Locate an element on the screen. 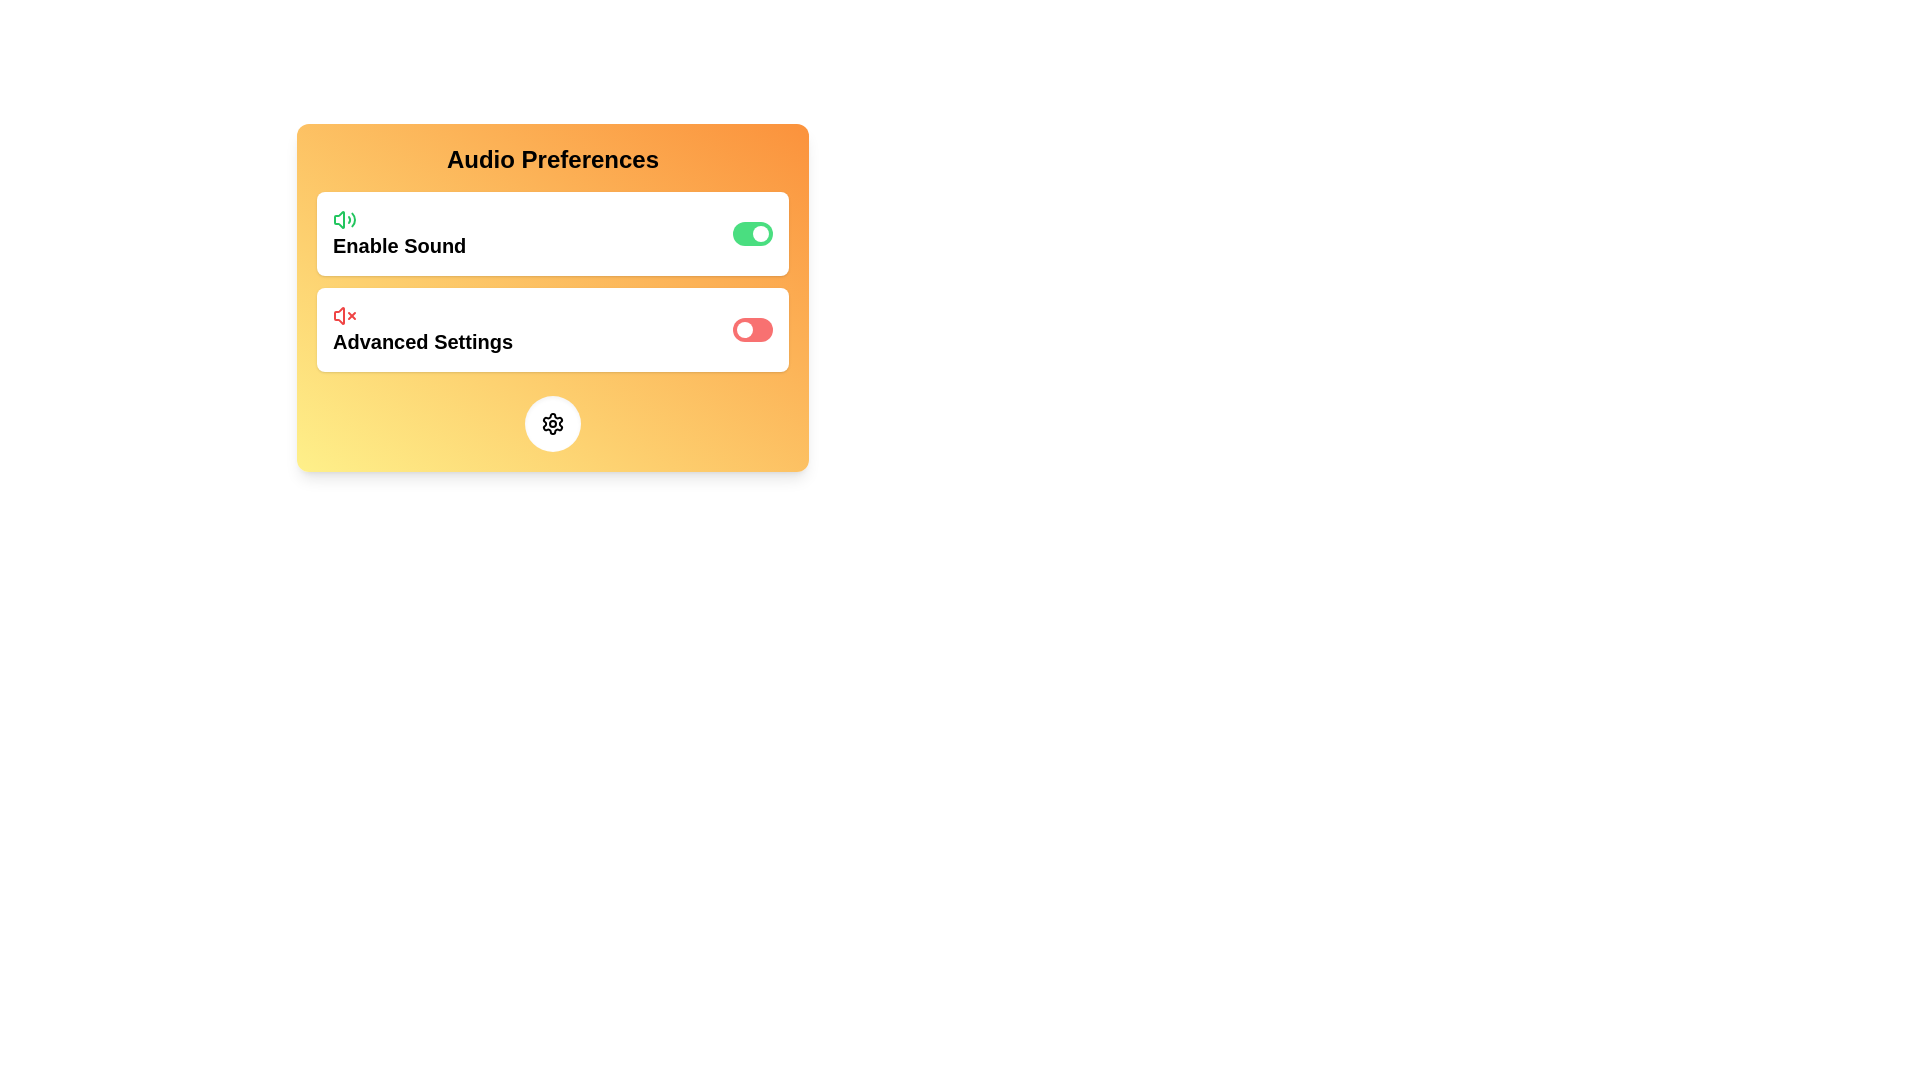  the settings button located below the preferences is located at coordinates (552, 423).